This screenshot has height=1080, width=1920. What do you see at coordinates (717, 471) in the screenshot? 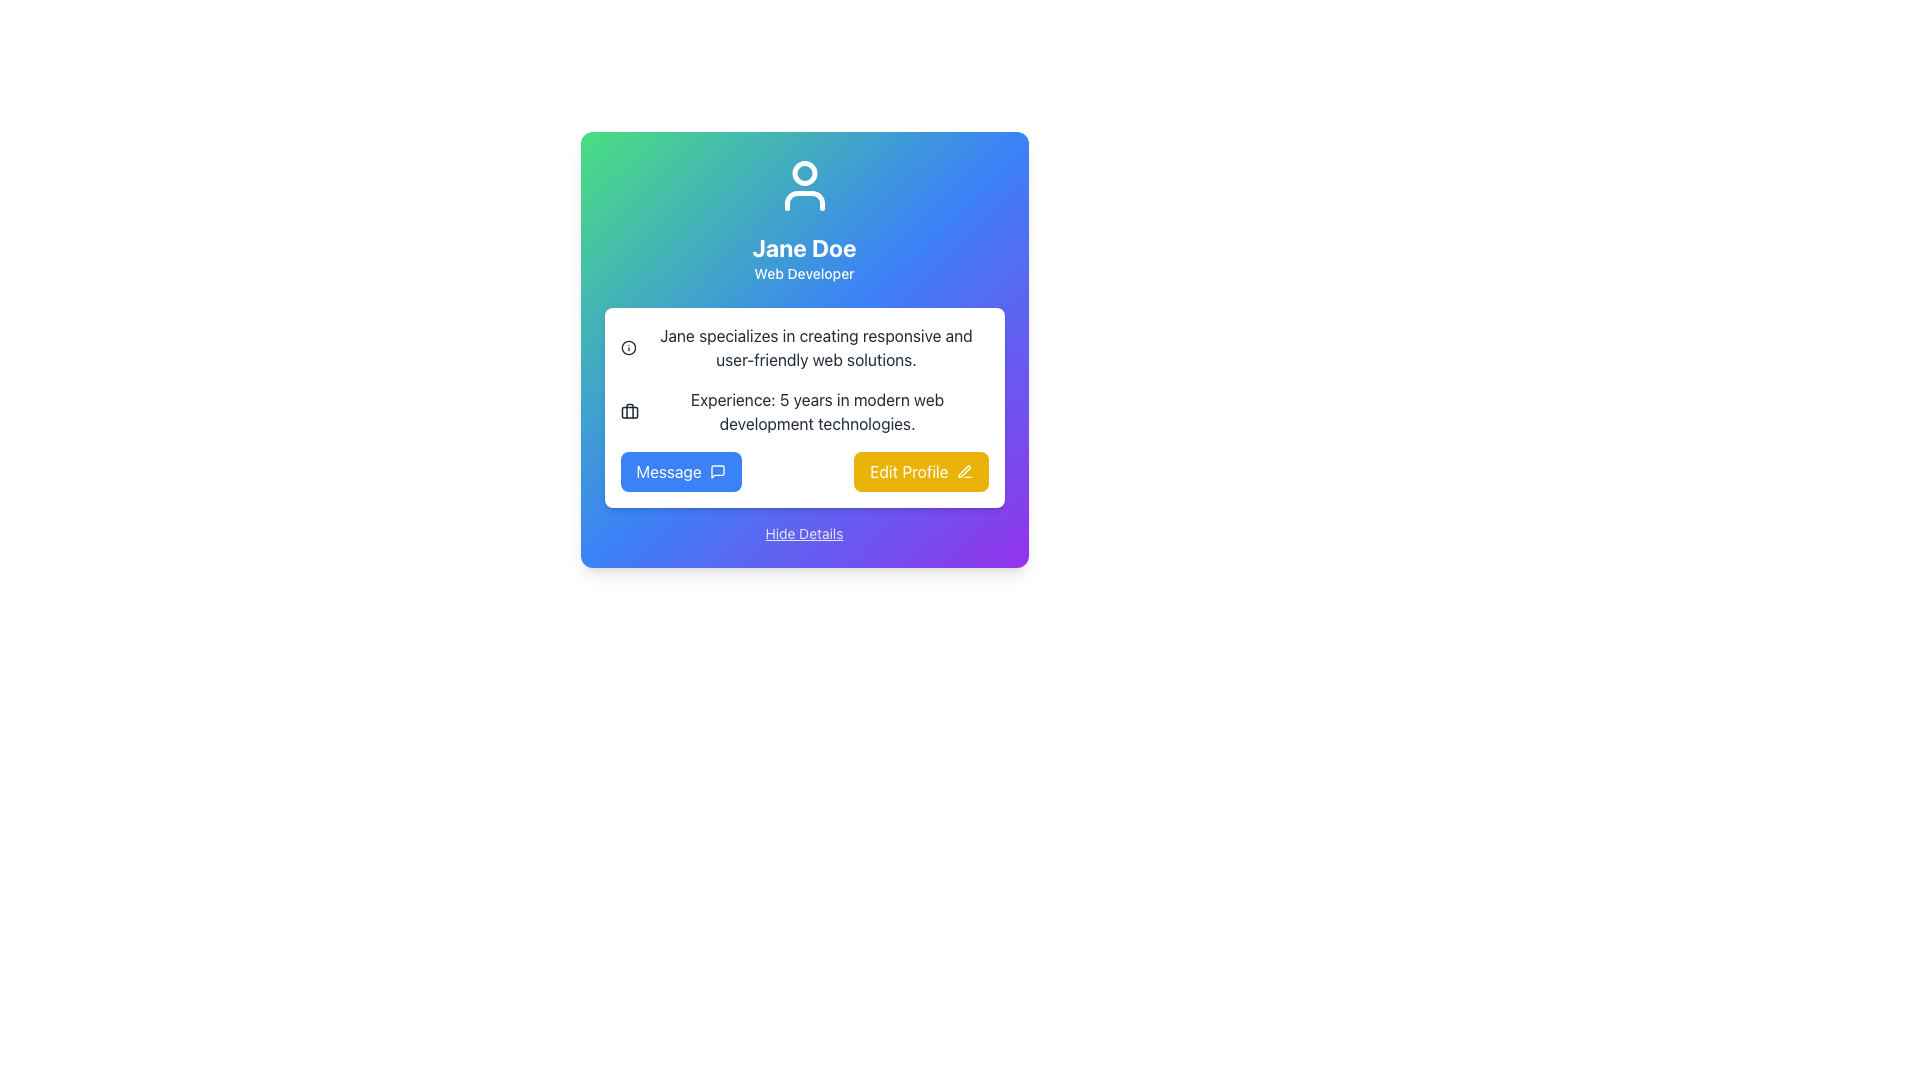
I see `the square-shaped speech bubble icon with a blue background and white border, located next to the text 'Message' in the button` at bounding box center [717, 471].